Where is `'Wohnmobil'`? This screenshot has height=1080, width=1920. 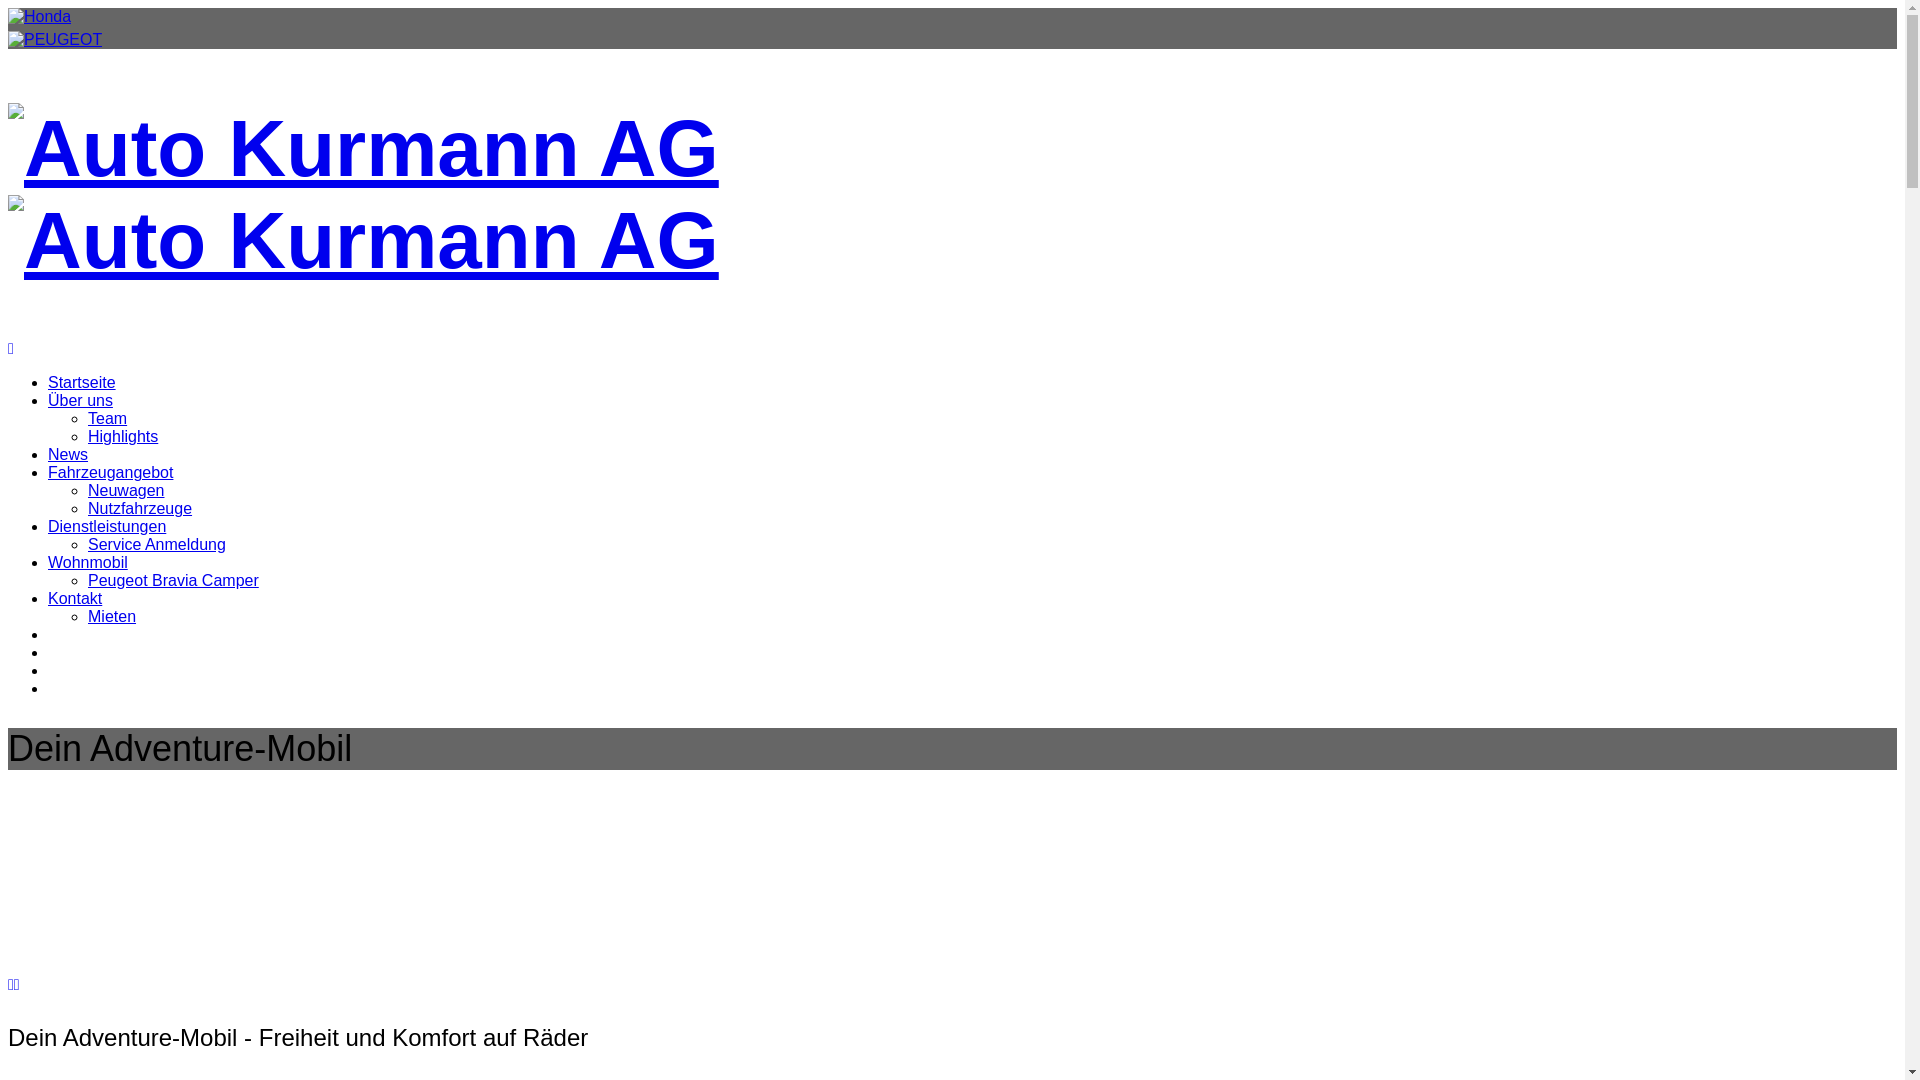
'Wohnmobil' is located at coordinates (86, 562).